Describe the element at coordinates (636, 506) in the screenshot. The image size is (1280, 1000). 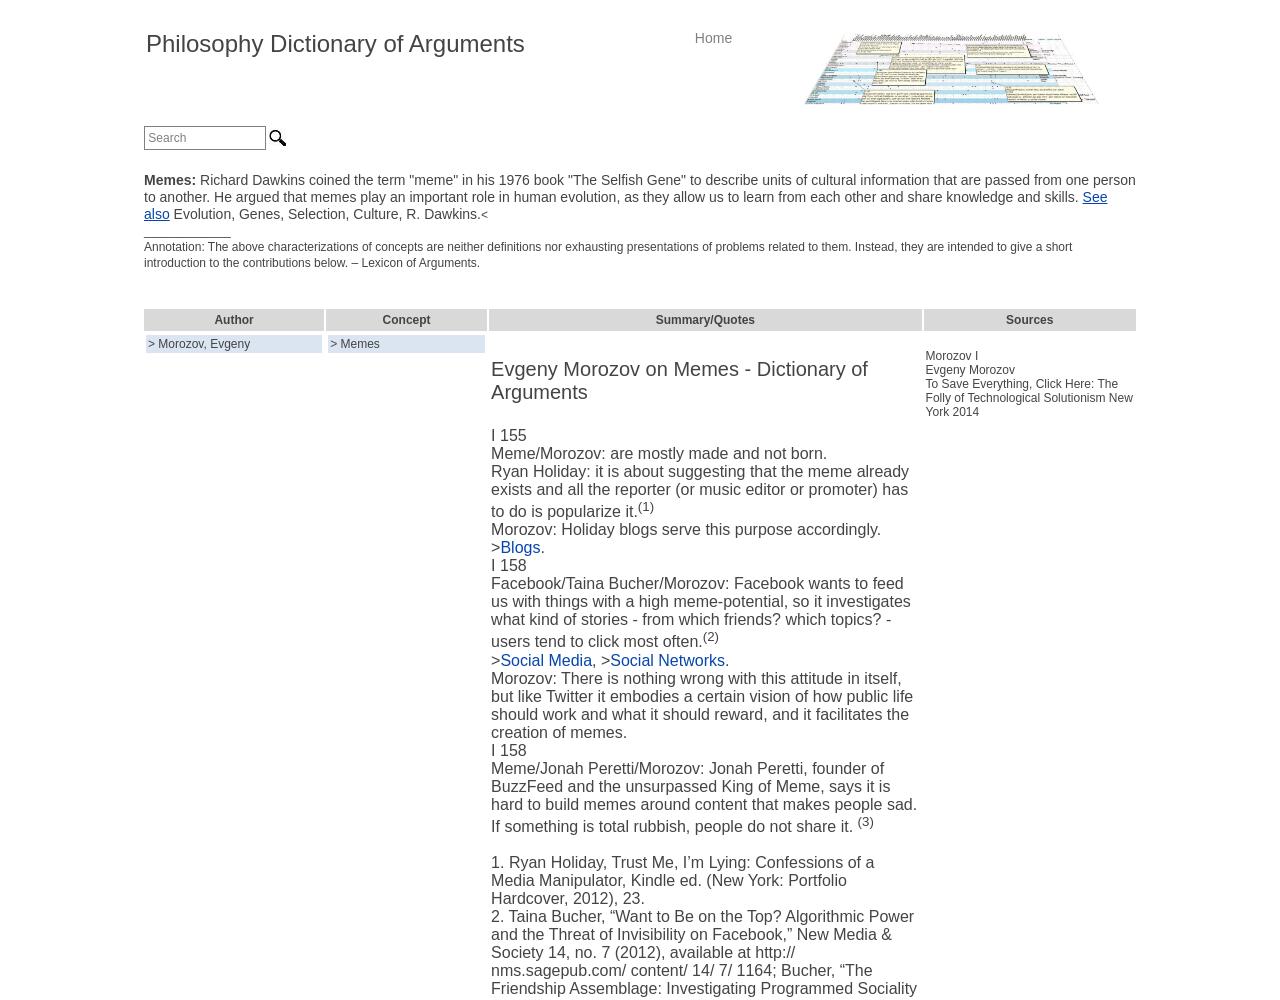
I see `'(1)'` at that location.